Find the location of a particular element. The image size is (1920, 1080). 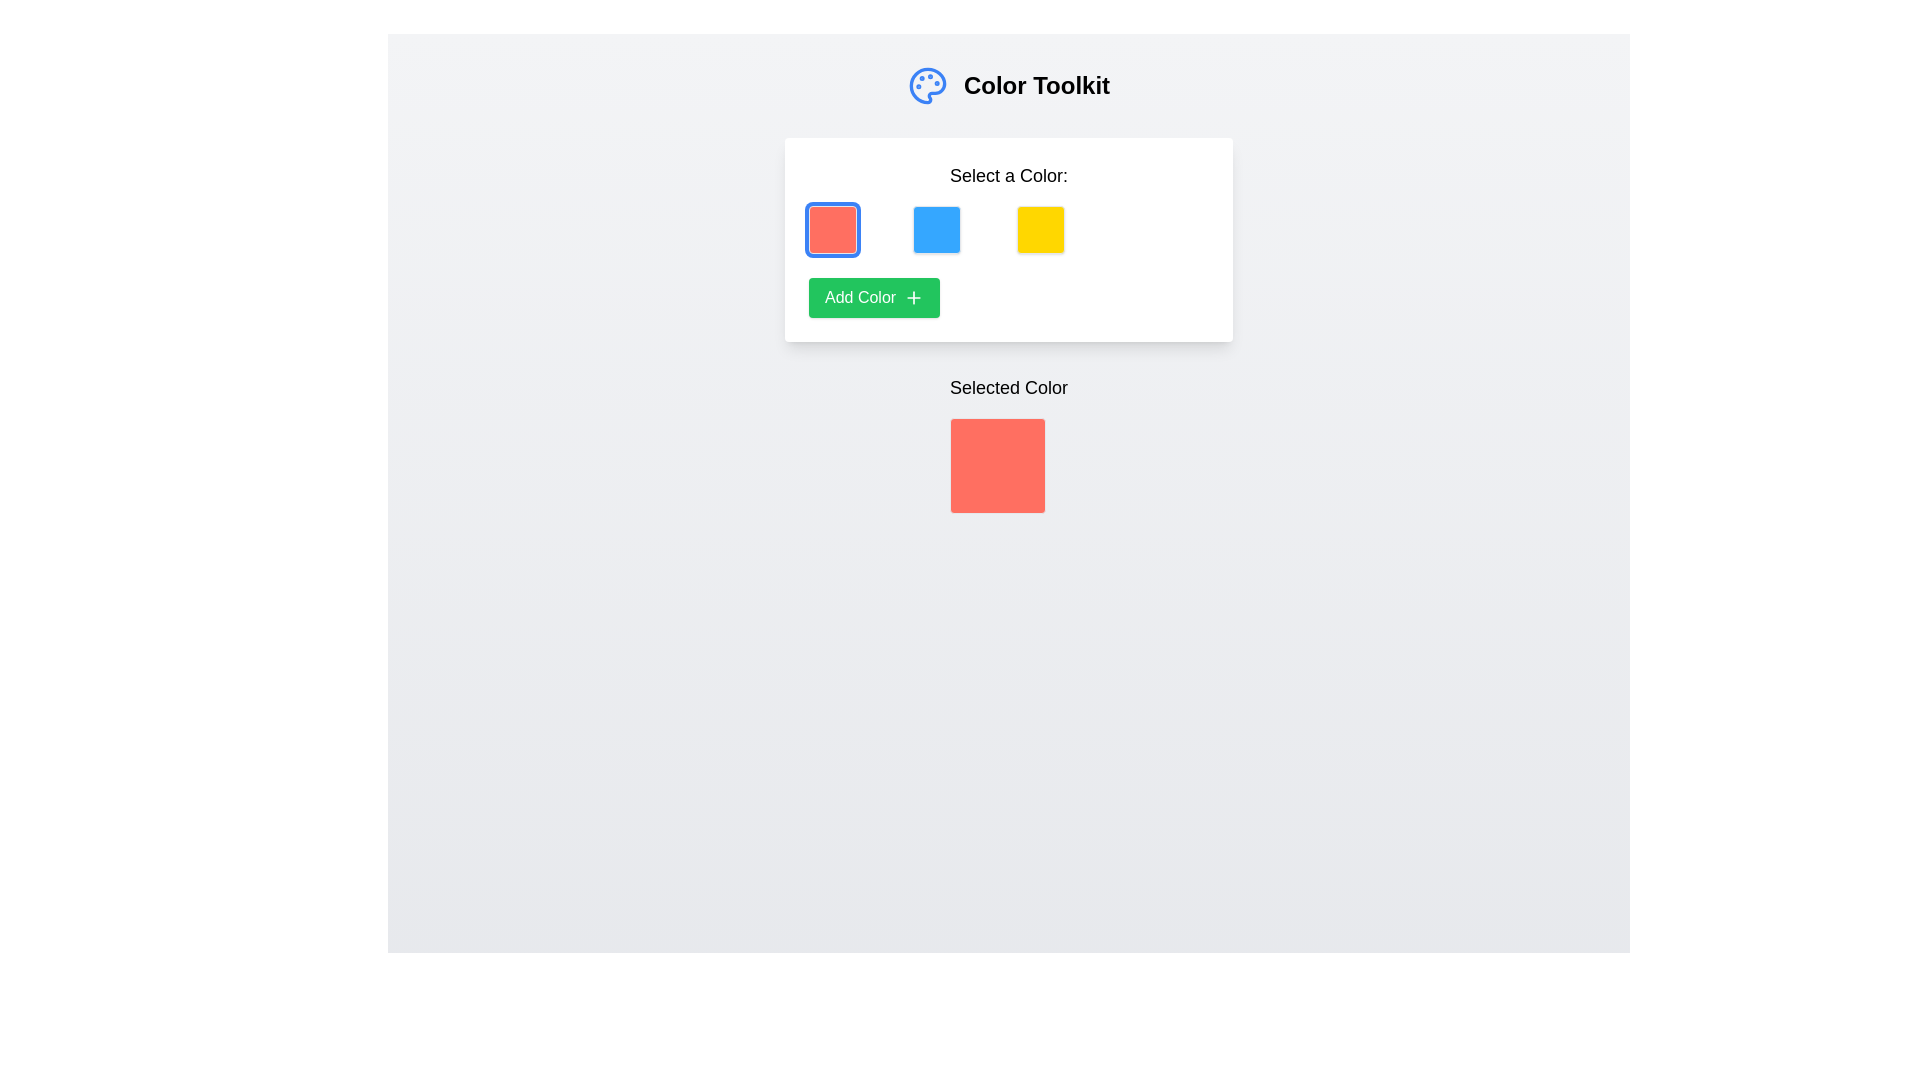

the blue color selection tile, which is the second button in a horizontal grid of four buttons is located at coordinates (935, 229).